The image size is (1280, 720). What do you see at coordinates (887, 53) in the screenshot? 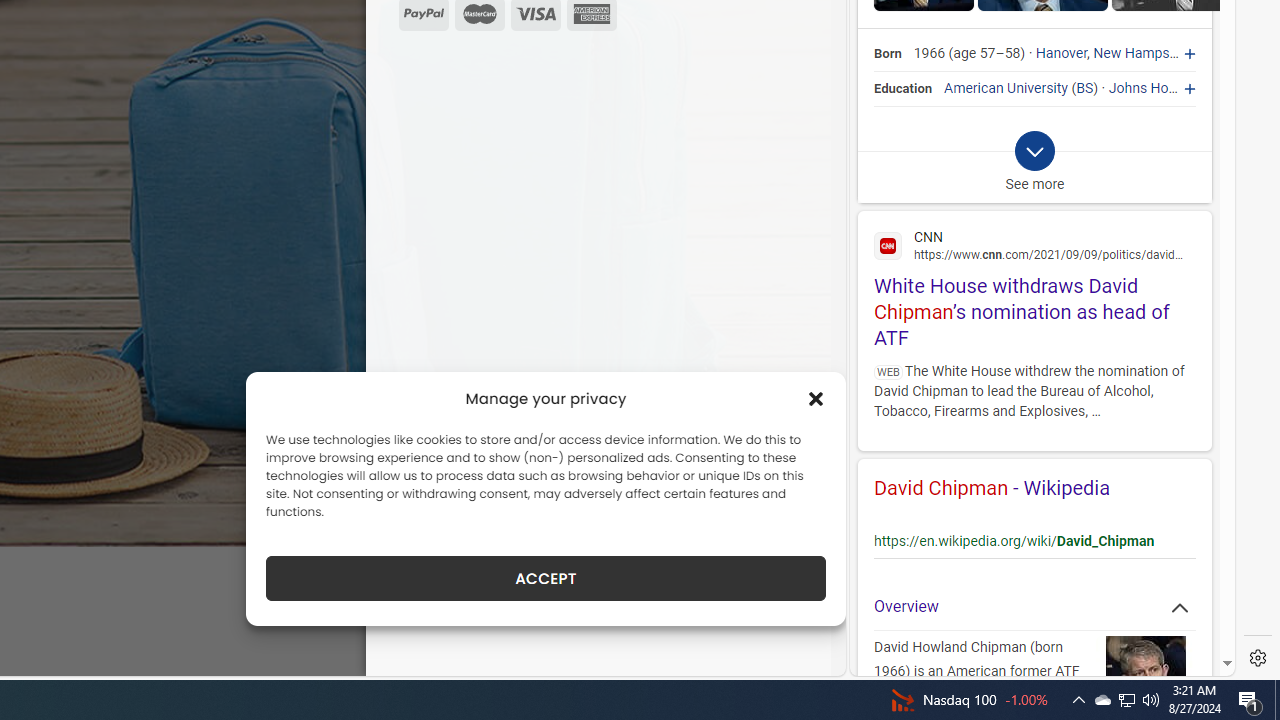
I see `'Born'` at bounding box center [887, 53].